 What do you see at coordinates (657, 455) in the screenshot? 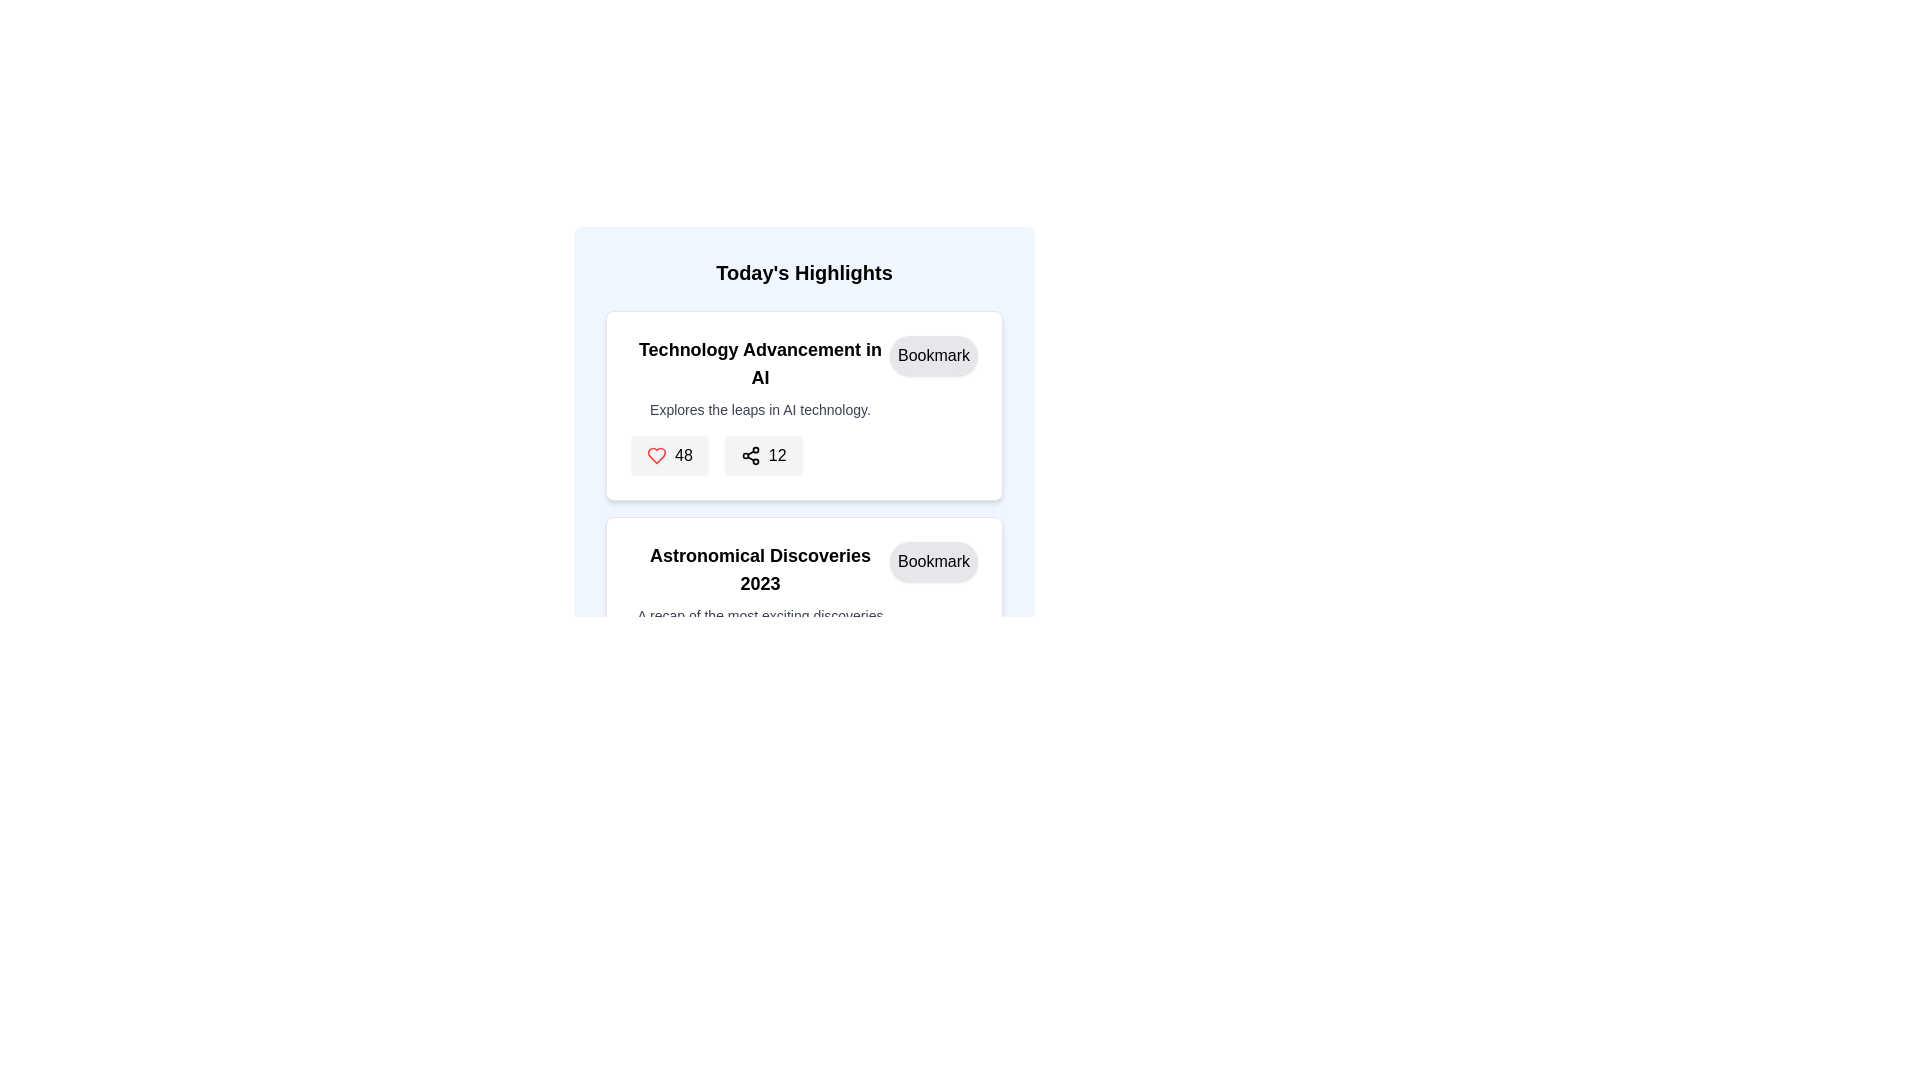
I see `the heart-shaped icon indicative of a 'like' or 'favorite' feature within the content card titled 'Technology Advancement in AI'` at bounding box center [657, 455].